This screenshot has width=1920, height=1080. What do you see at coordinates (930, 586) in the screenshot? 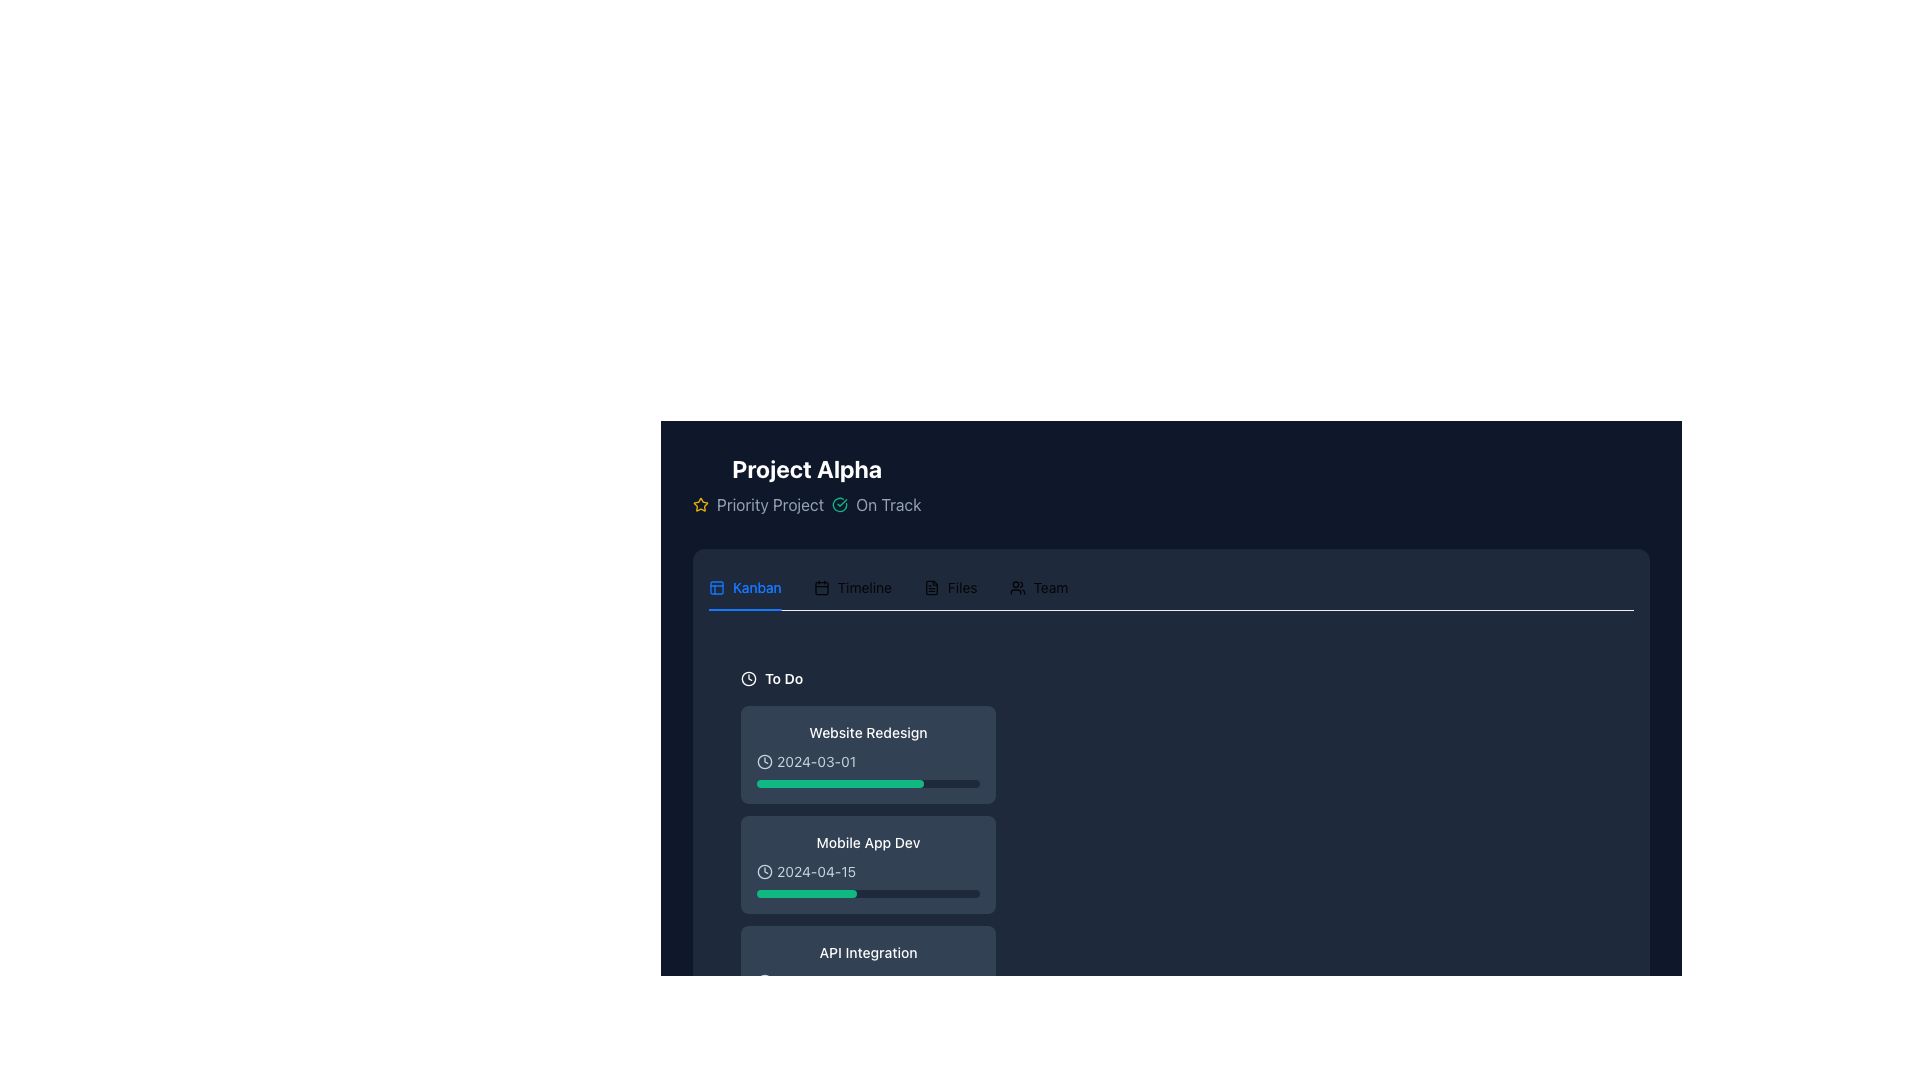
I see `the 'Files' tab icon, which is a document-like visual representation located left of the 'Files' label in the horizontal navigation bar` at bounding box center [930, 586].